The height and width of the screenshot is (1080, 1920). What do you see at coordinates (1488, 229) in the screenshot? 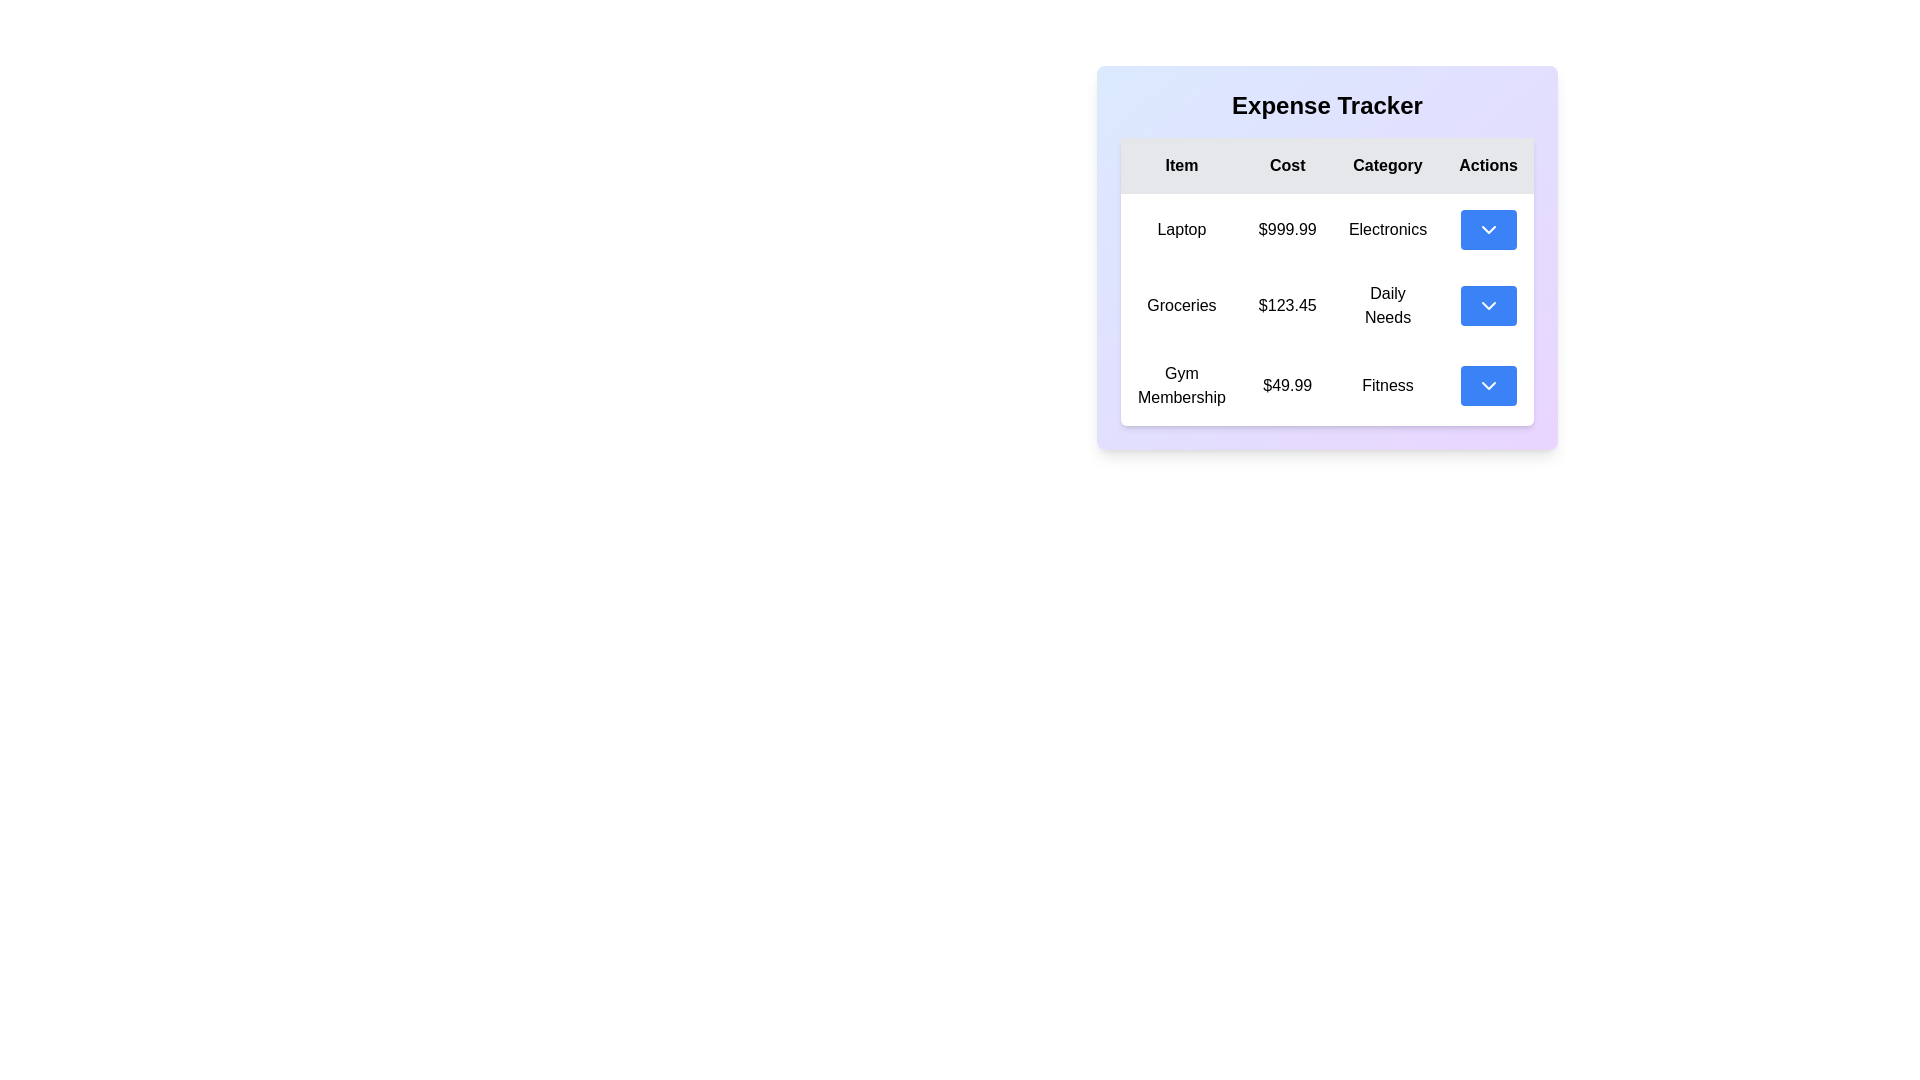
I see `the Dropdown indicator icon, which is a downward-facing chevron icon located in a blue rounded button in the last column of the first row of the table under the 'Actions' column` at bounding box center [1488, 229].